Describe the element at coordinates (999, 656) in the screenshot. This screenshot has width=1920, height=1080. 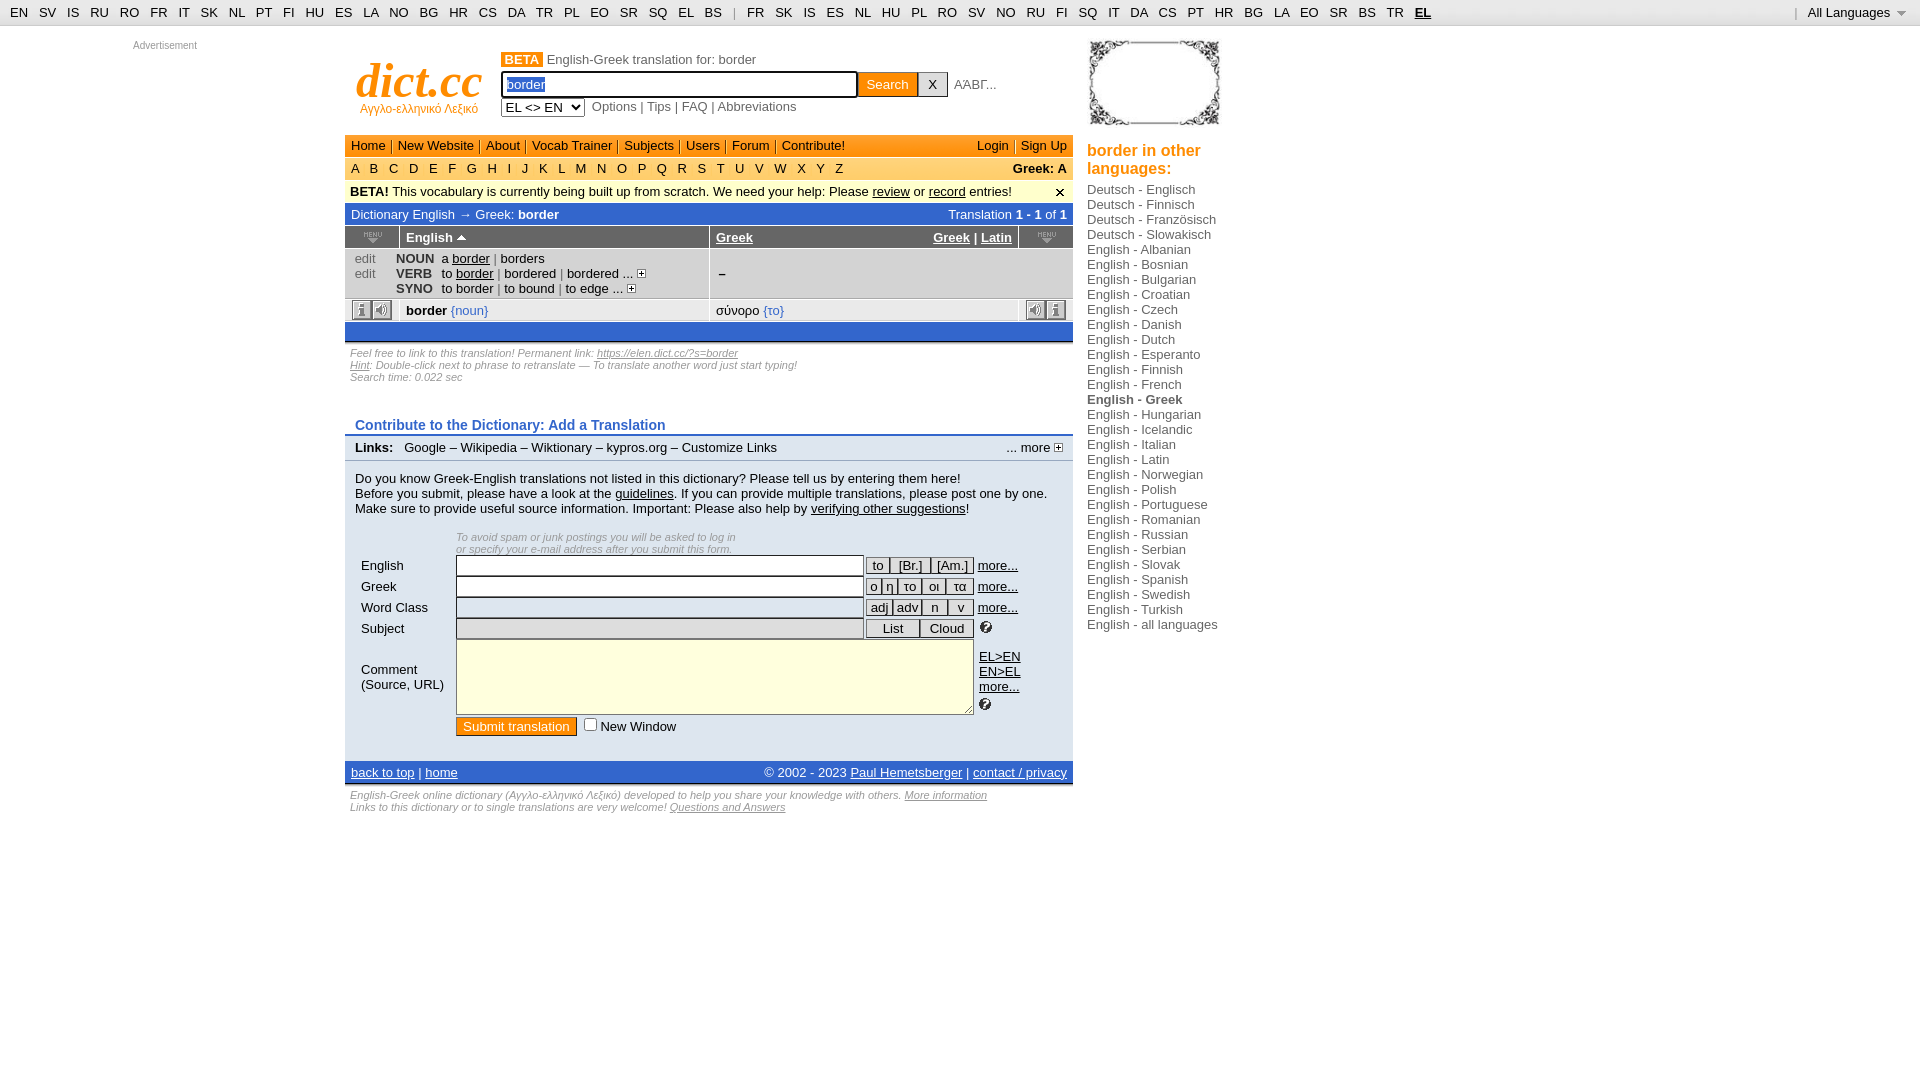
I see `'EL>EN'` at that location.